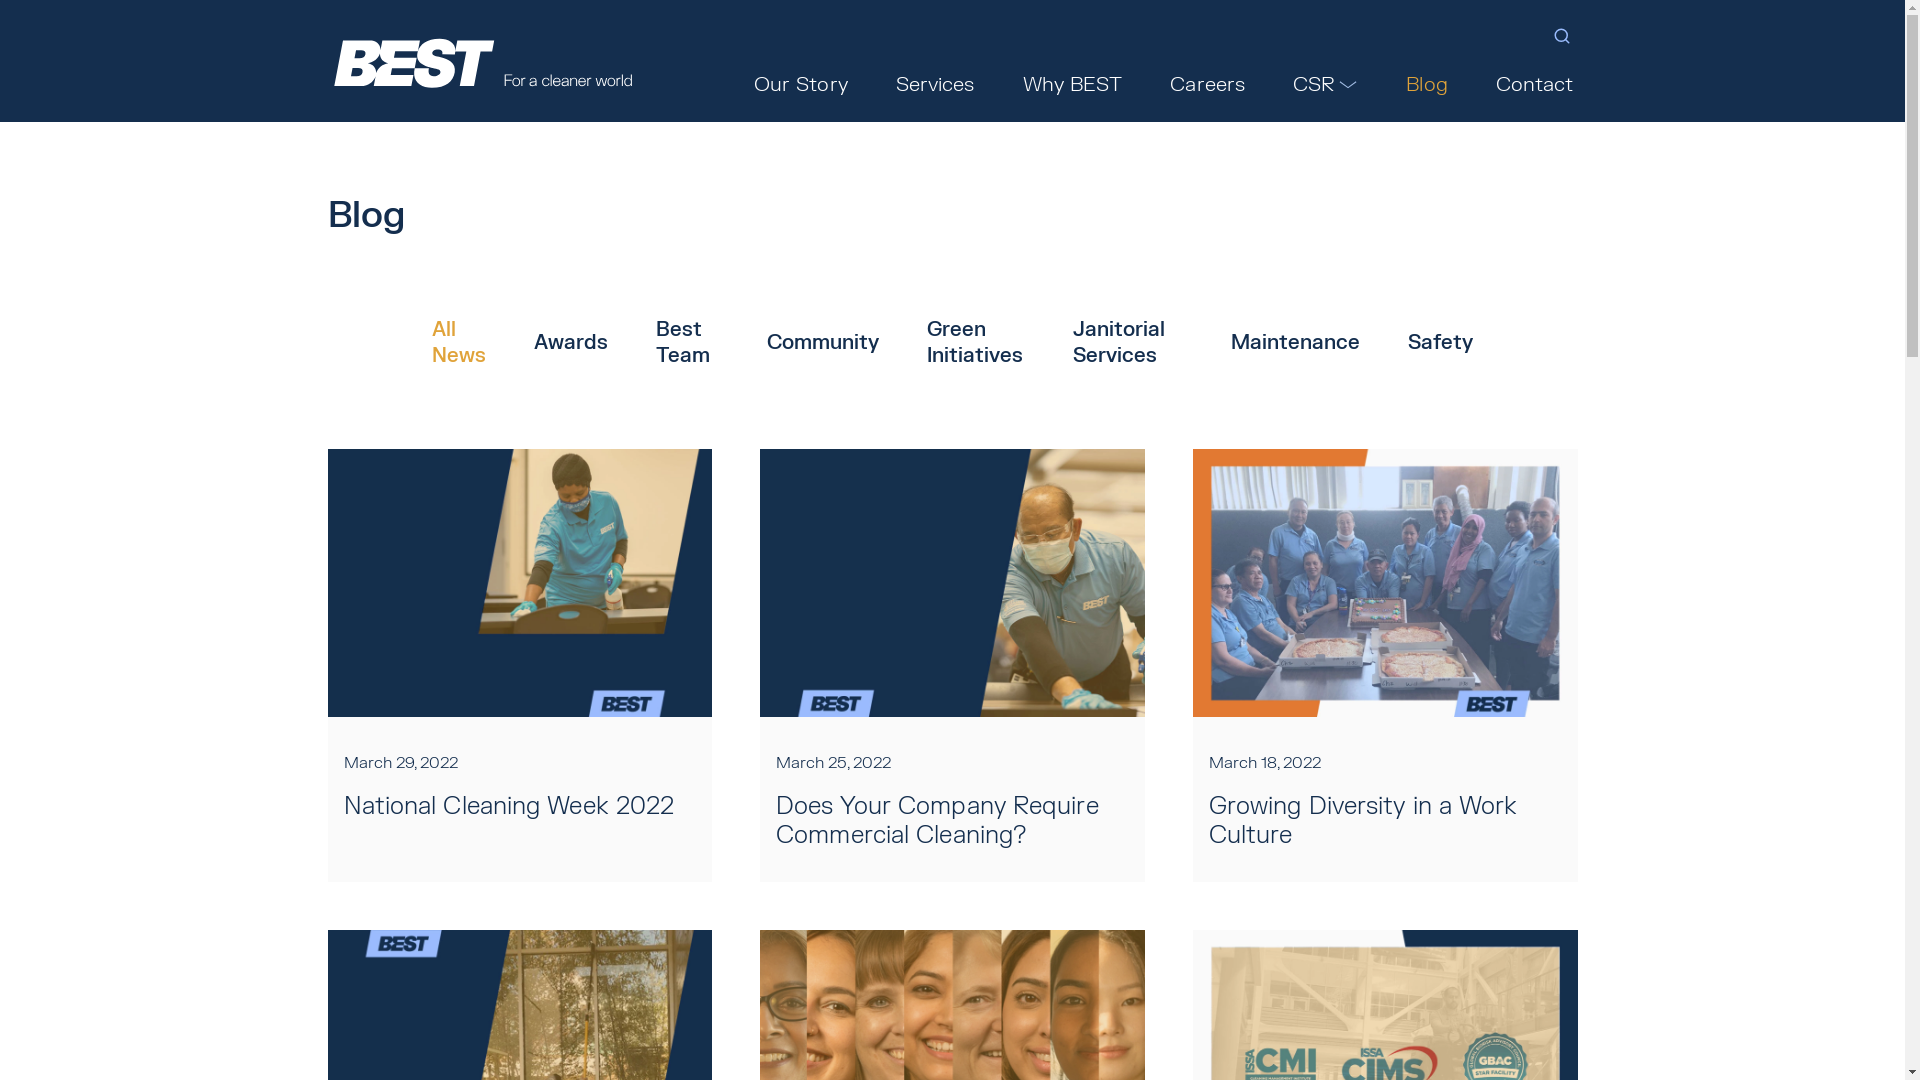 The image size is (1920, 1080). Describe the element at coordinates (1166, 83) in the screenshot. I see `'Careers'` at that location.